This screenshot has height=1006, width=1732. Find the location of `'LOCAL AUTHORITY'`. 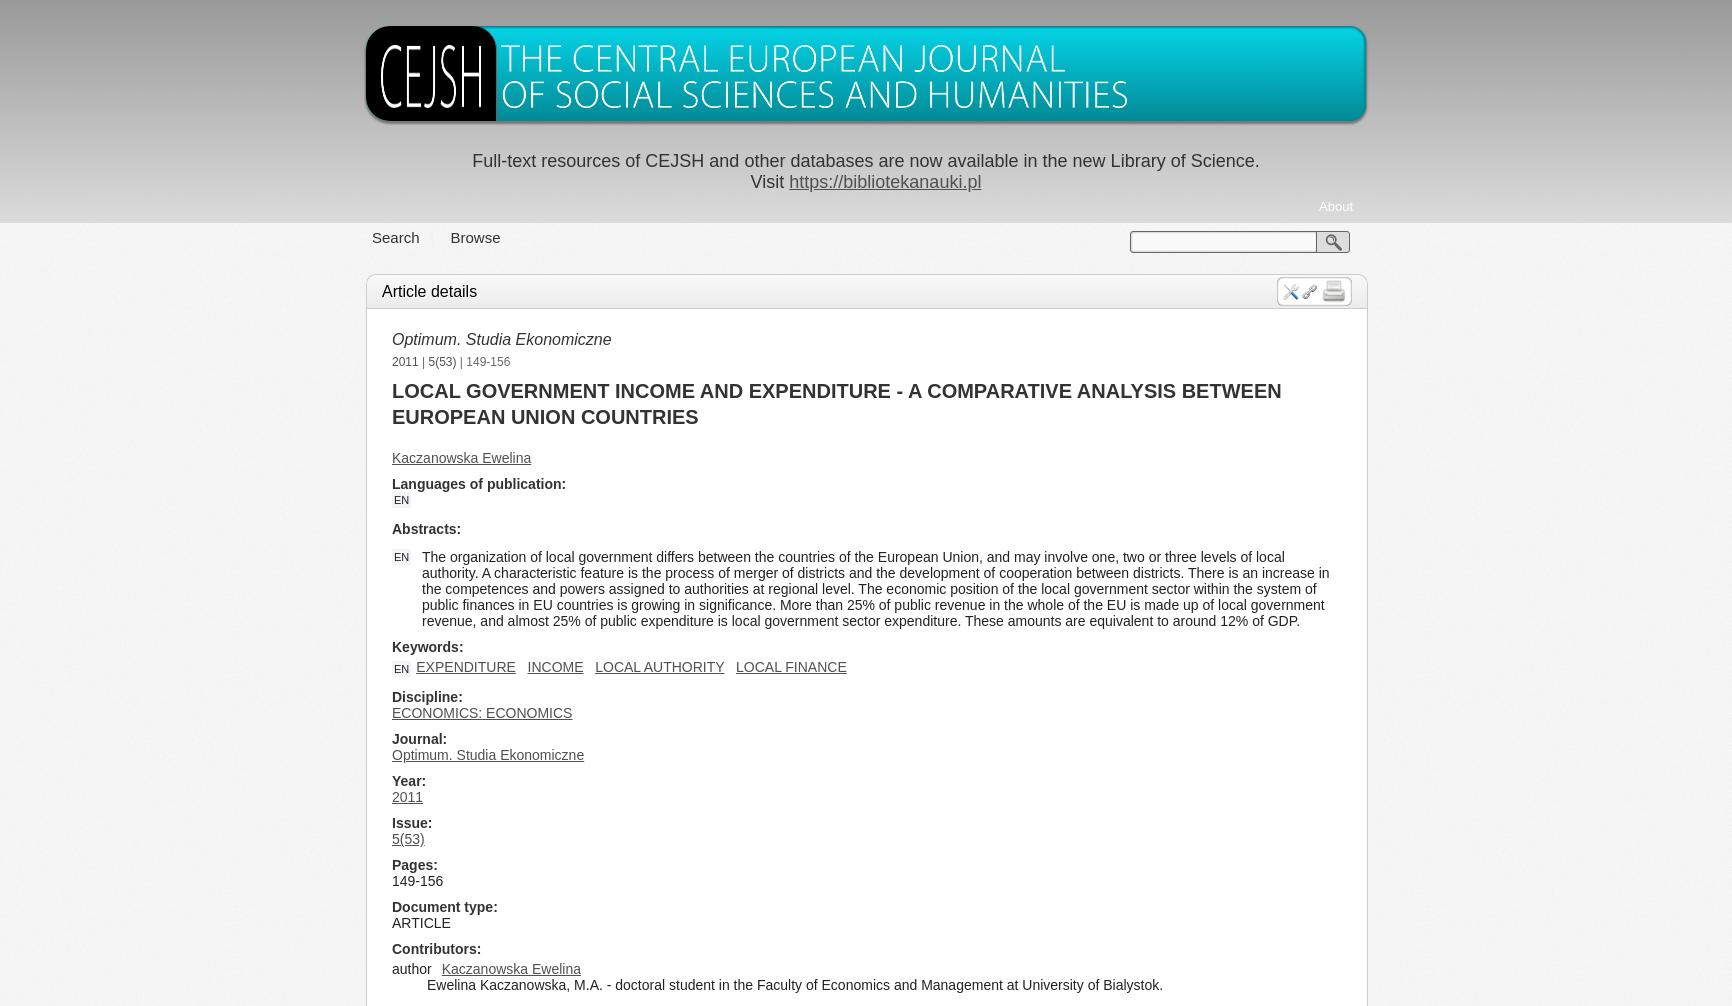

'LOCAL AUTHORITY' is located at coordinates (658, 666).